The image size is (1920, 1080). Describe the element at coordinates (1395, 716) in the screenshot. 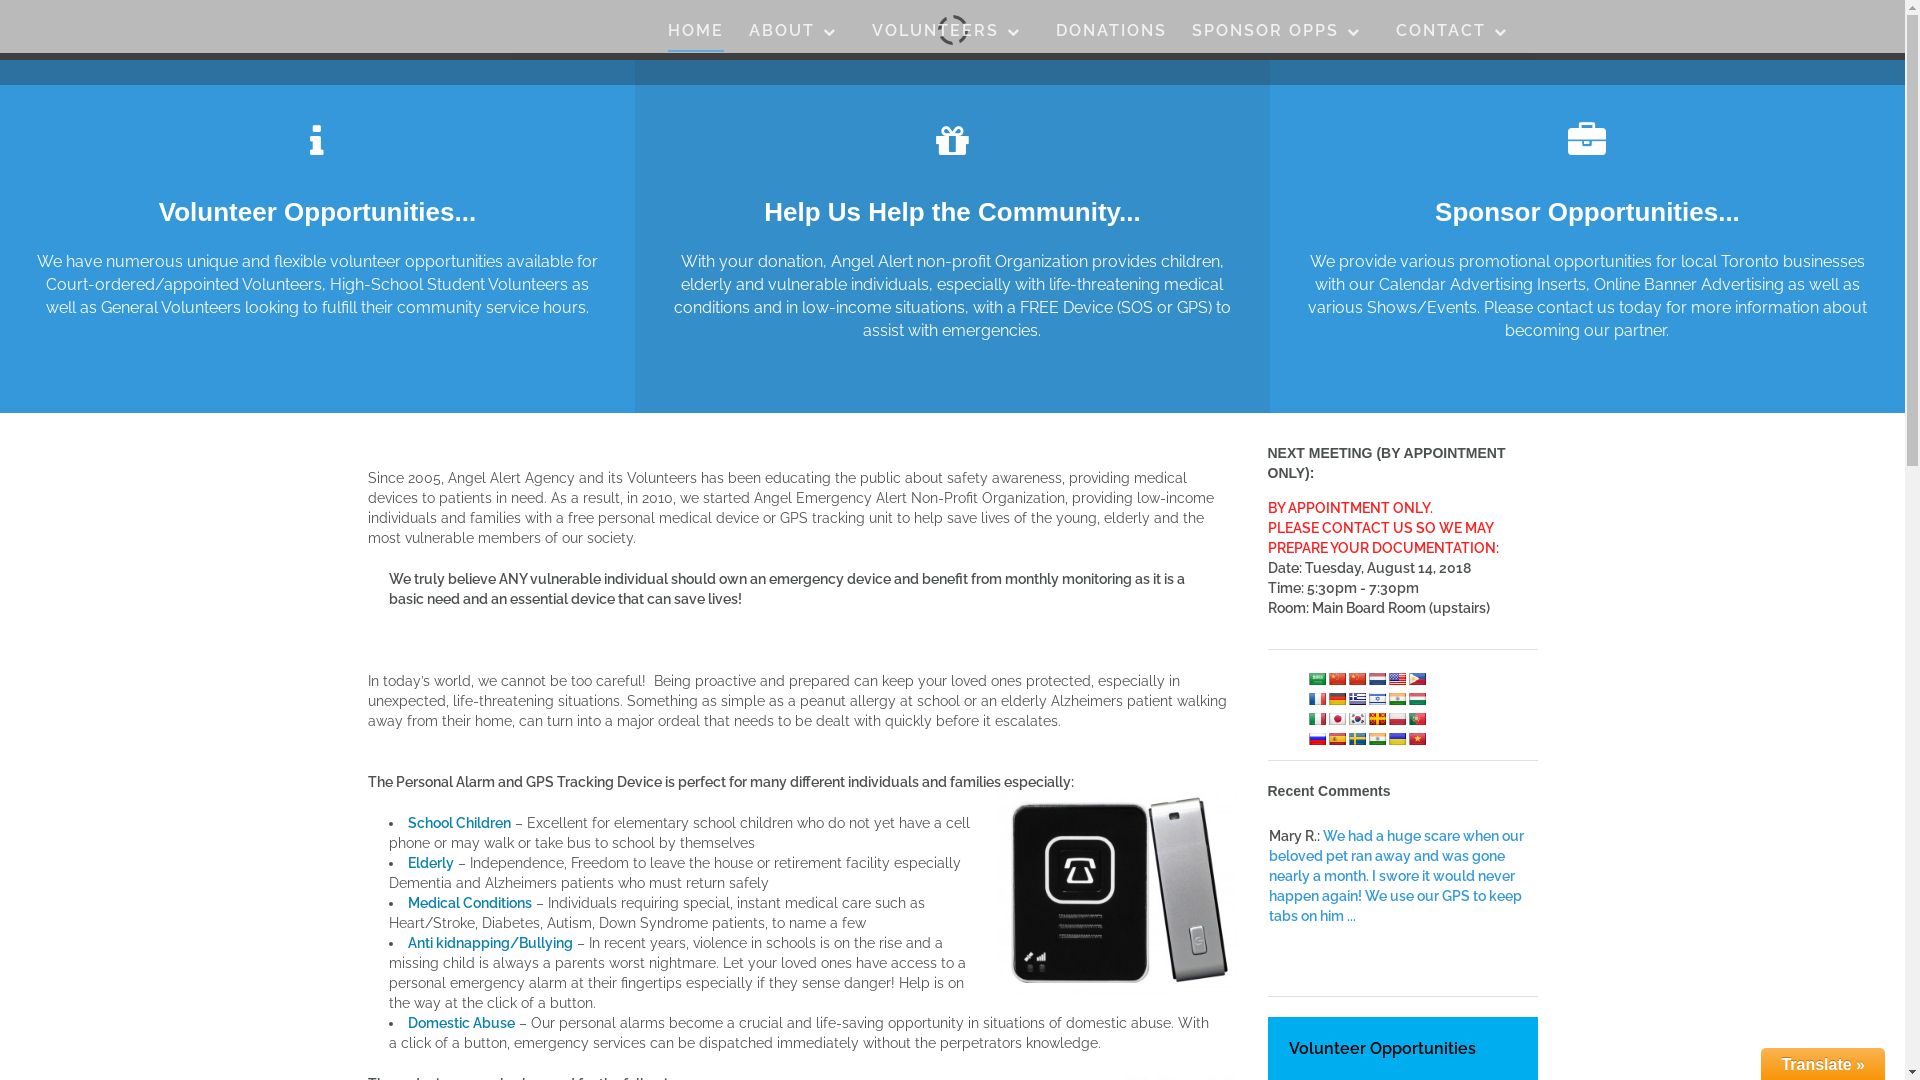

I see `'Polish'` at that location.